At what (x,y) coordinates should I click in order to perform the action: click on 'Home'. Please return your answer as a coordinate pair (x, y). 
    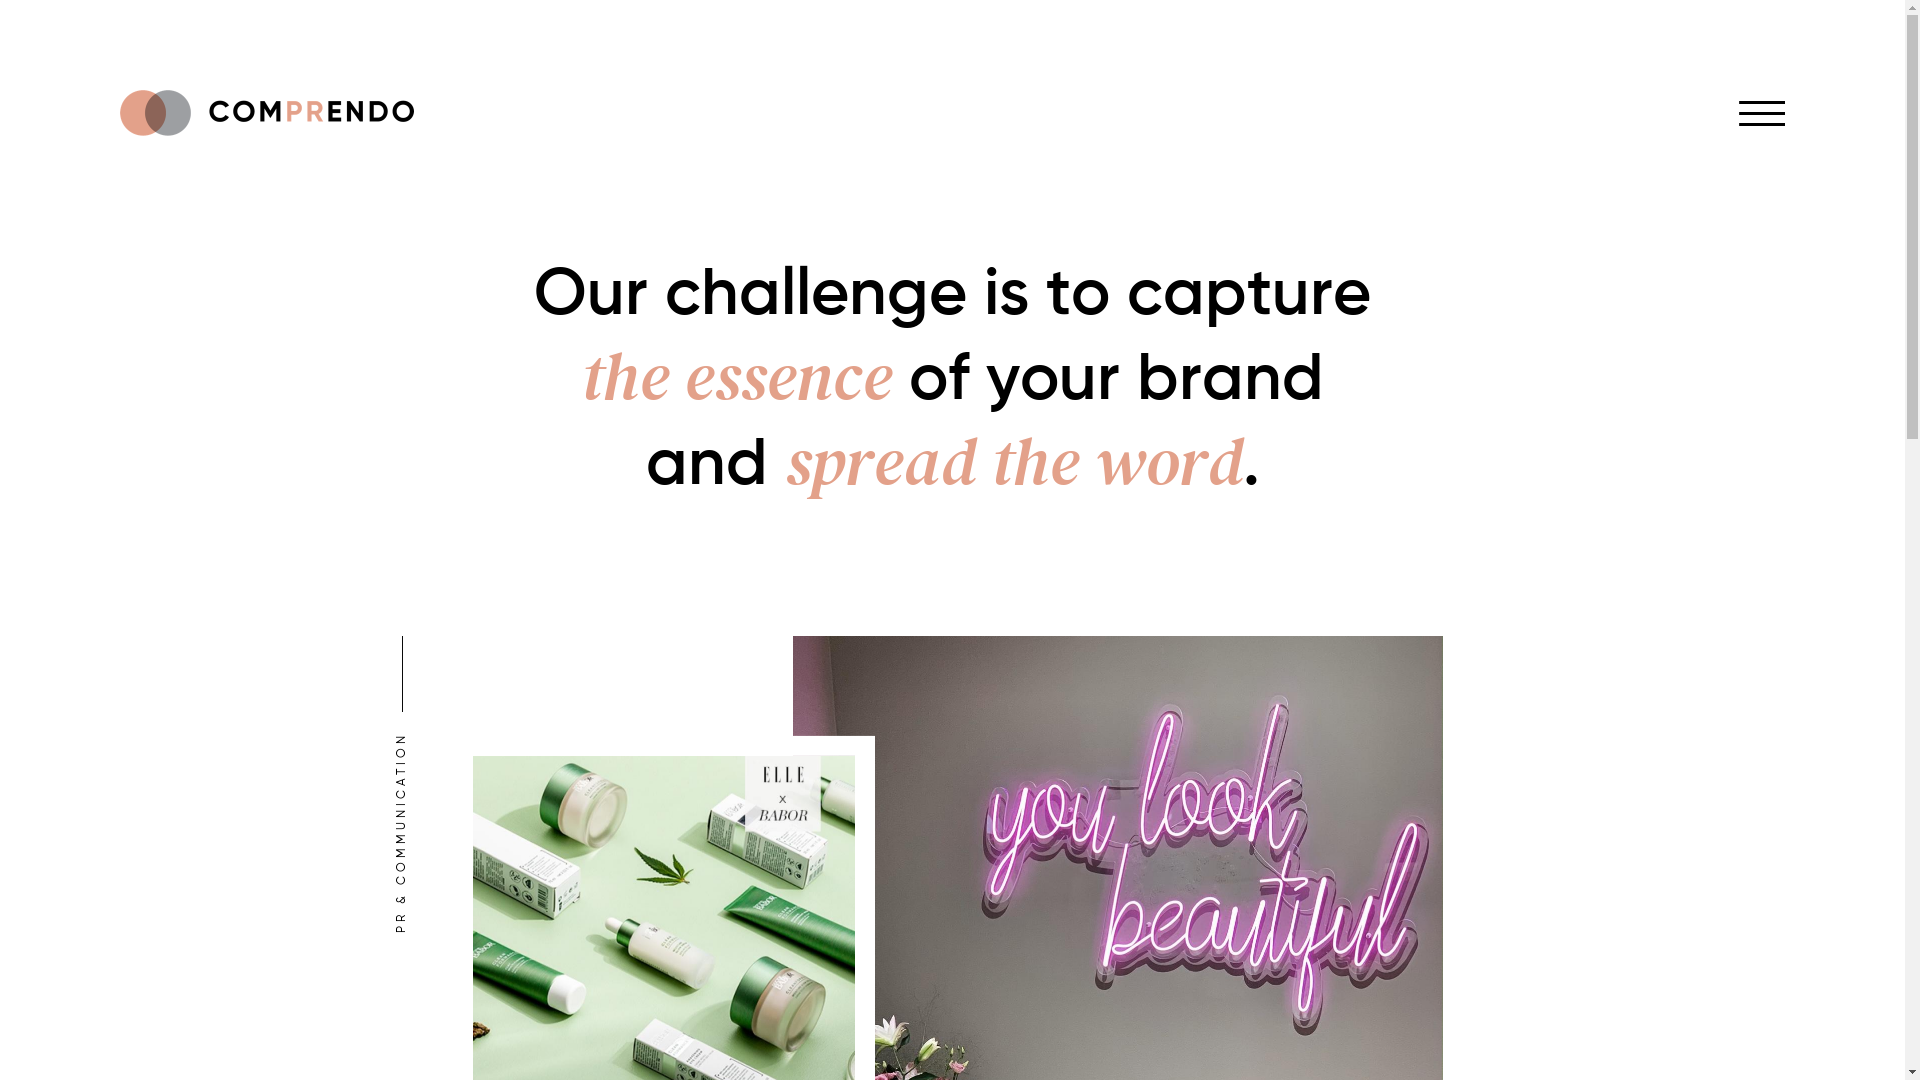
    Looking at the image, I should click on (266, 112).